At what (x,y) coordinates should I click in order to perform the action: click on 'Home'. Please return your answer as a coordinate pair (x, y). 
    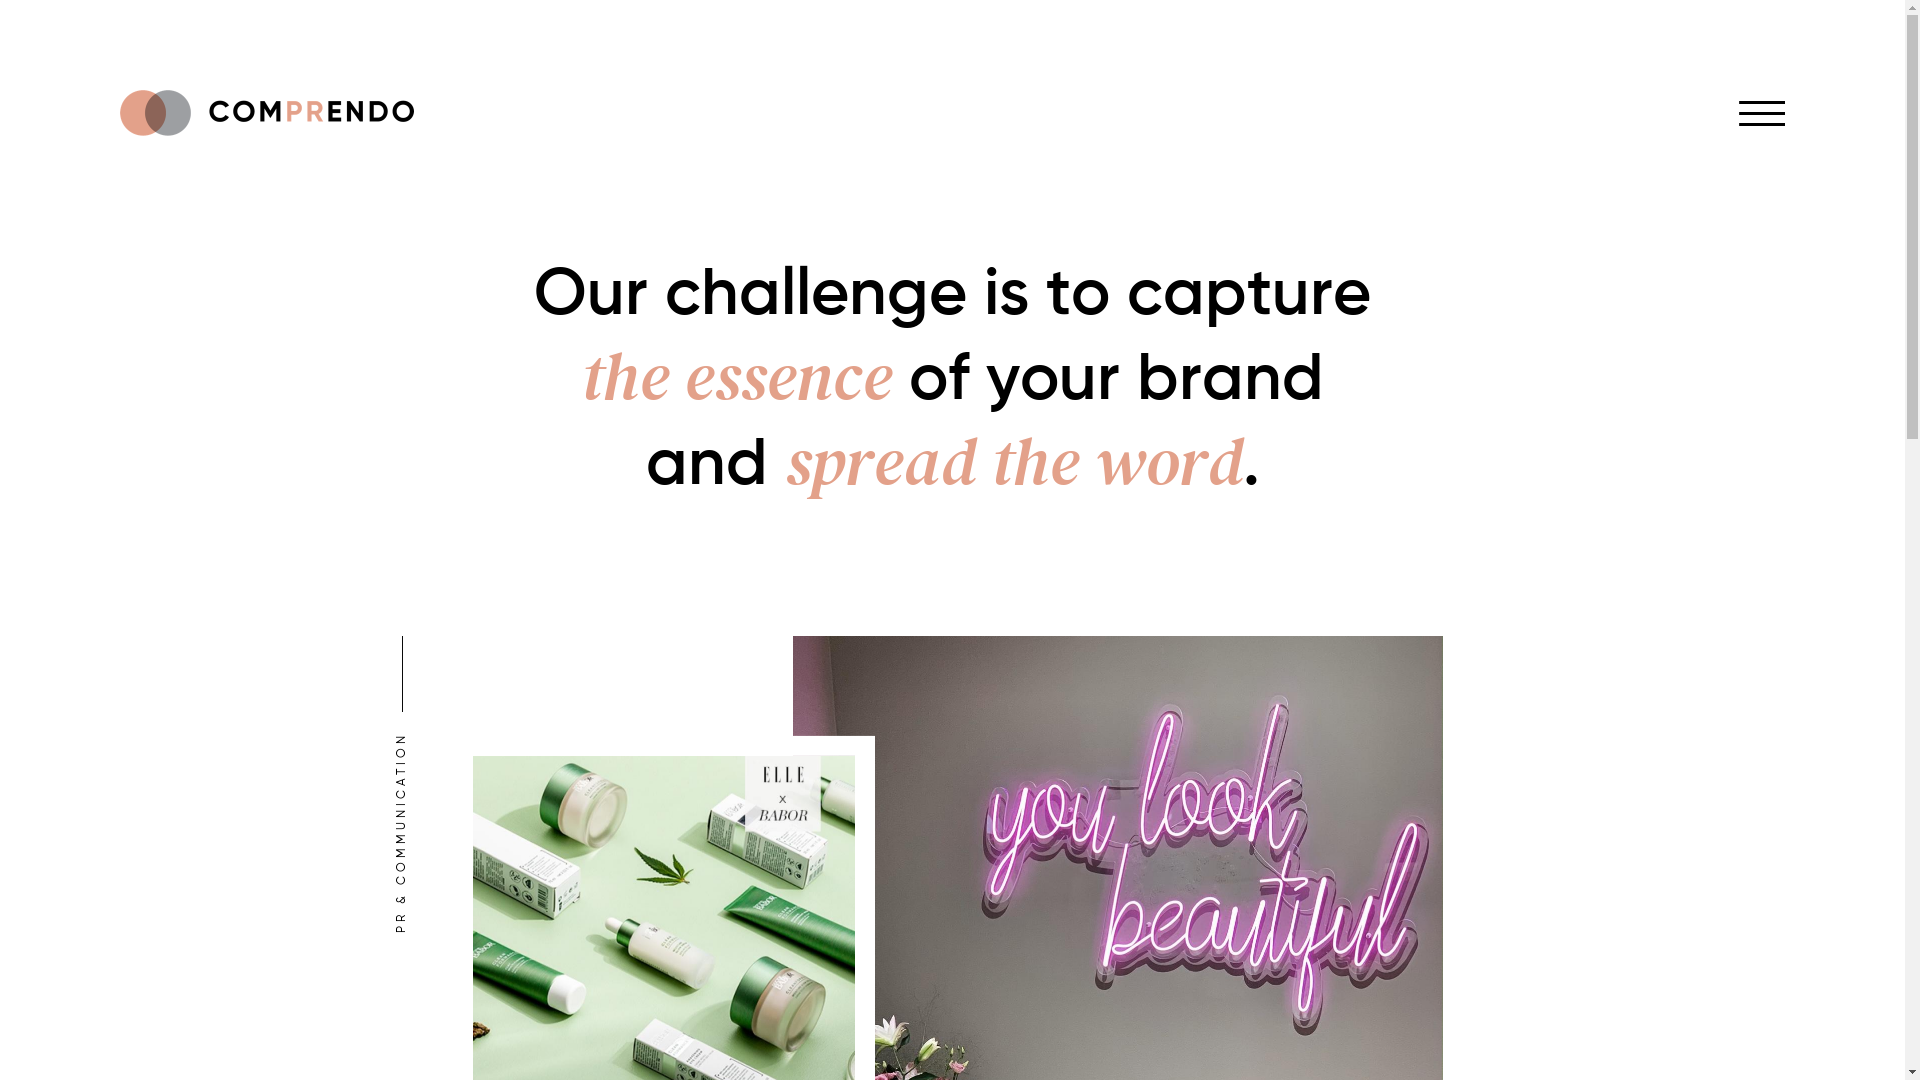
    Looking at the image, I should click on (266, 112).